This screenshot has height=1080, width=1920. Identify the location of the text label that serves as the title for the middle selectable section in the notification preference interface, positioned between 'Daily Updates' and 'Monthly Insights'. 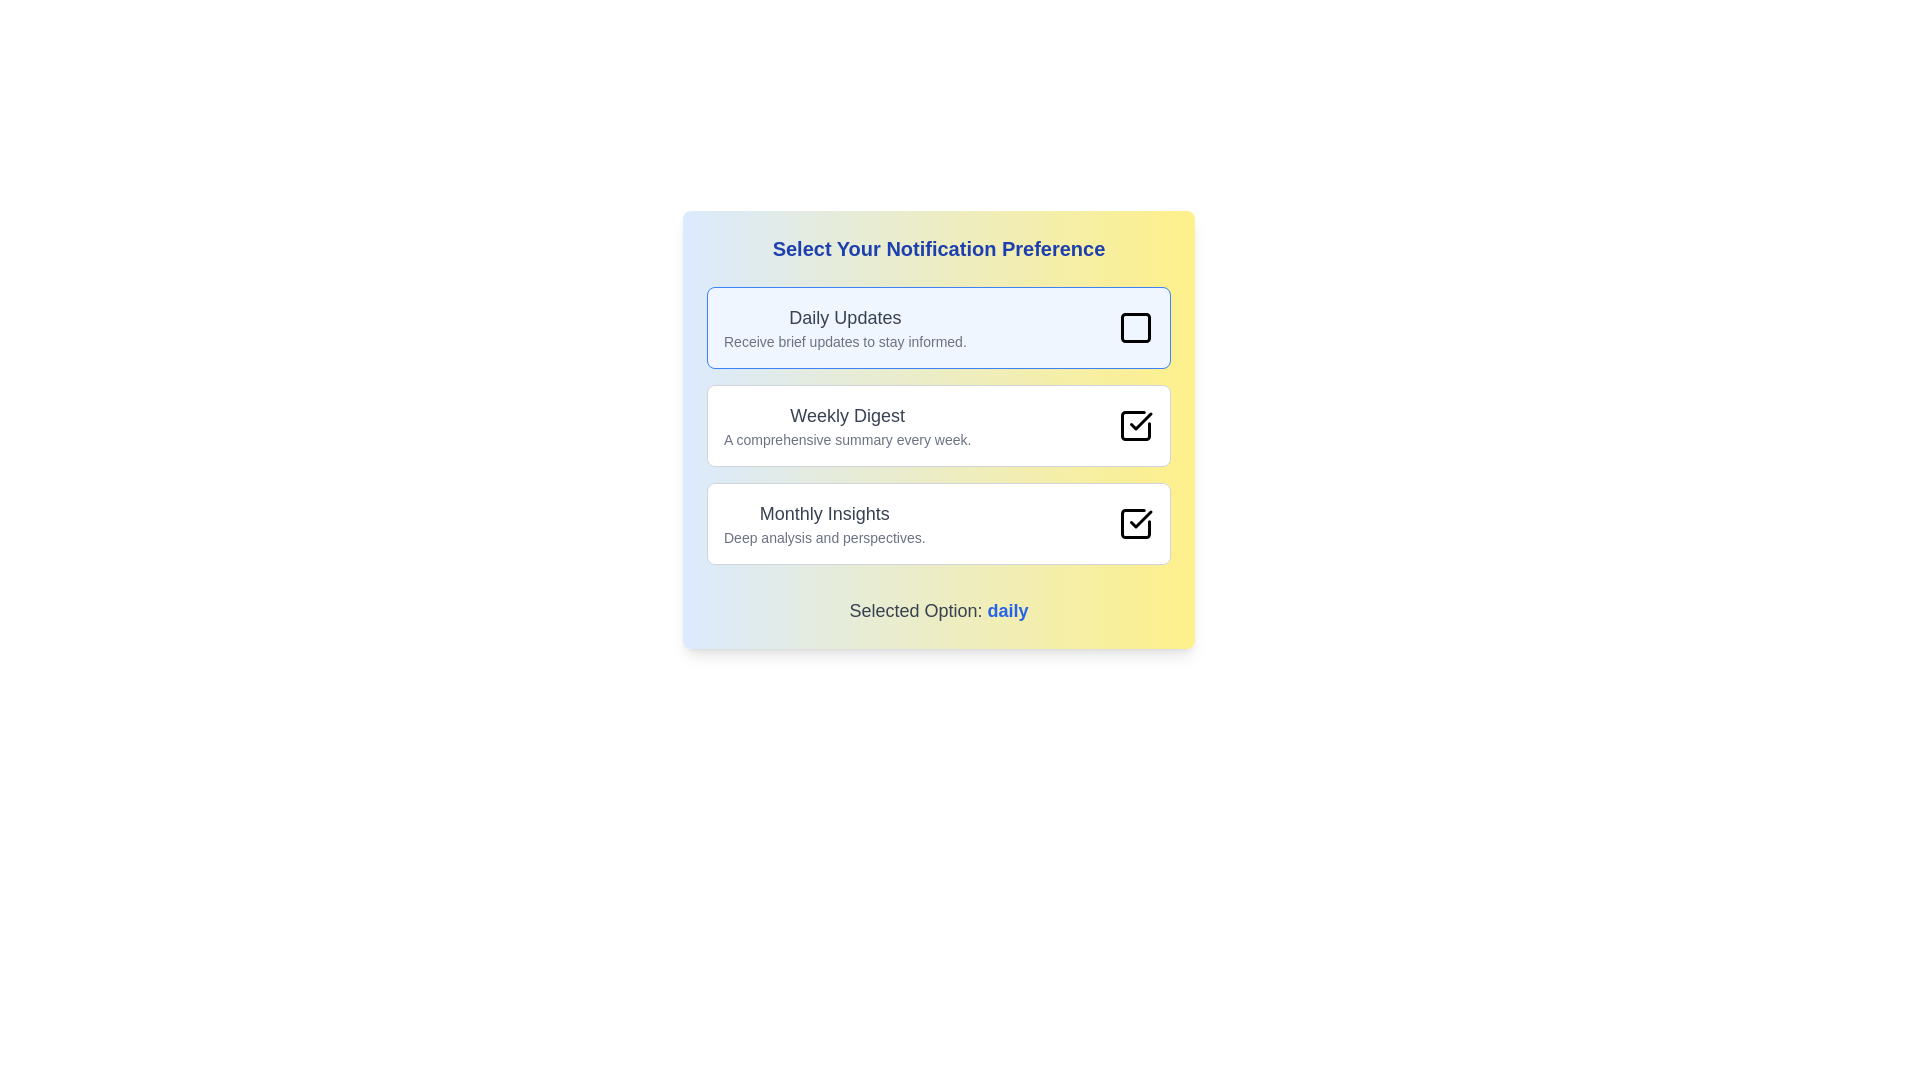
(847, 415).